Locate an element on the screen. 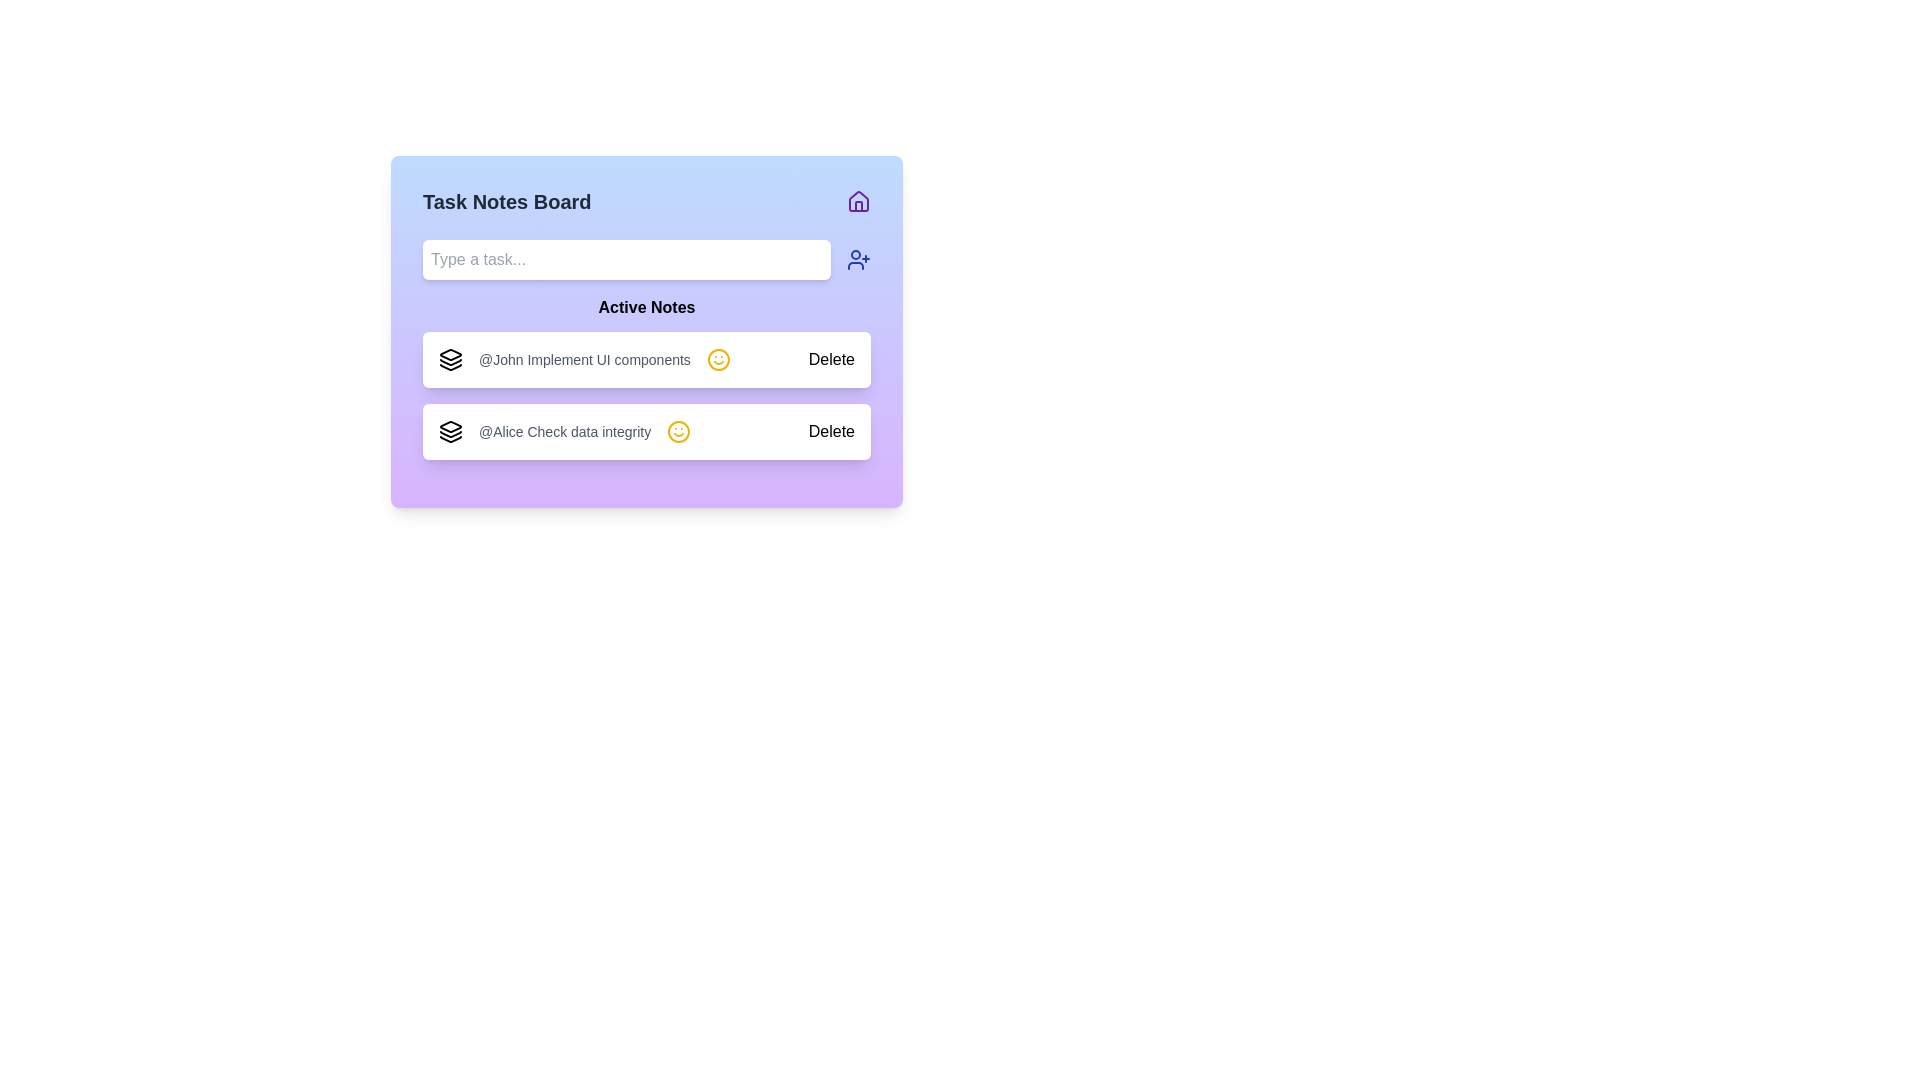 This screenshot has width=1920, height=1080. the icon resembling a stack of layers or sheets located to the left of the text '@John Implement UI components' in the 'Active Notes' section is located at coordinates (450, 358).